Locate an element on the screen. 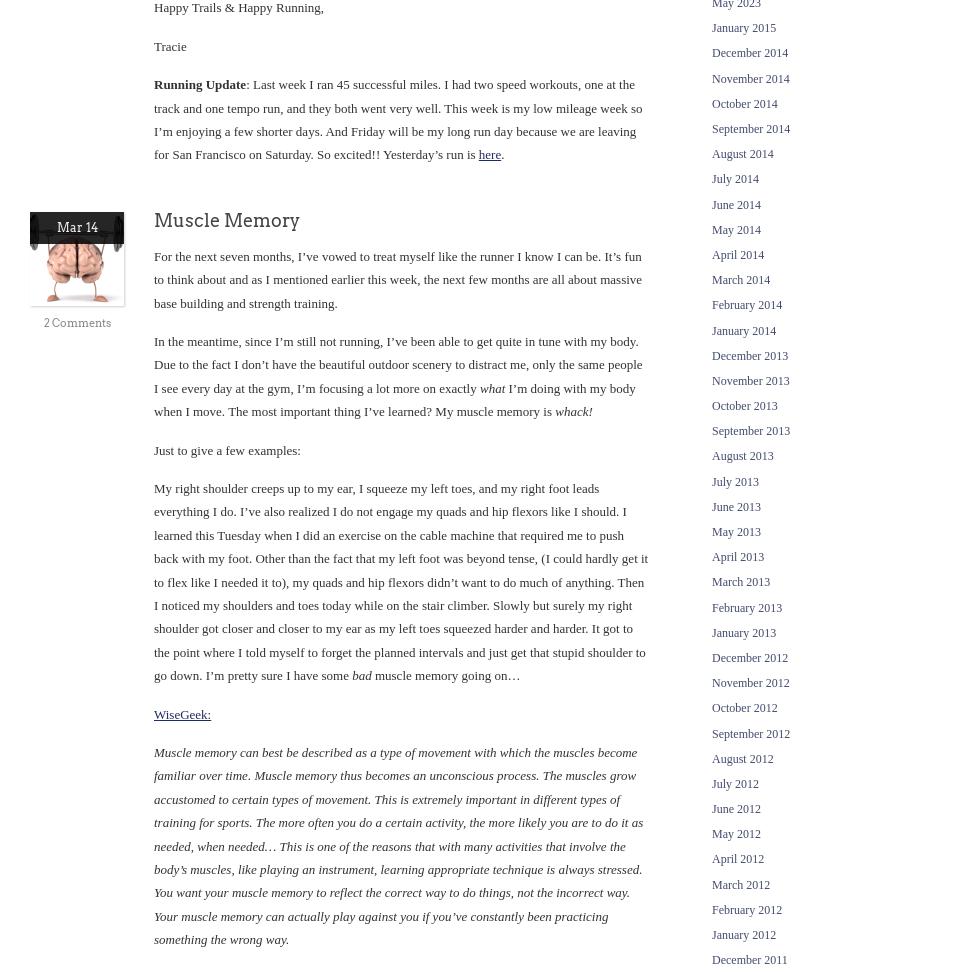  'November 2014' is located at coordinates (749, 76).